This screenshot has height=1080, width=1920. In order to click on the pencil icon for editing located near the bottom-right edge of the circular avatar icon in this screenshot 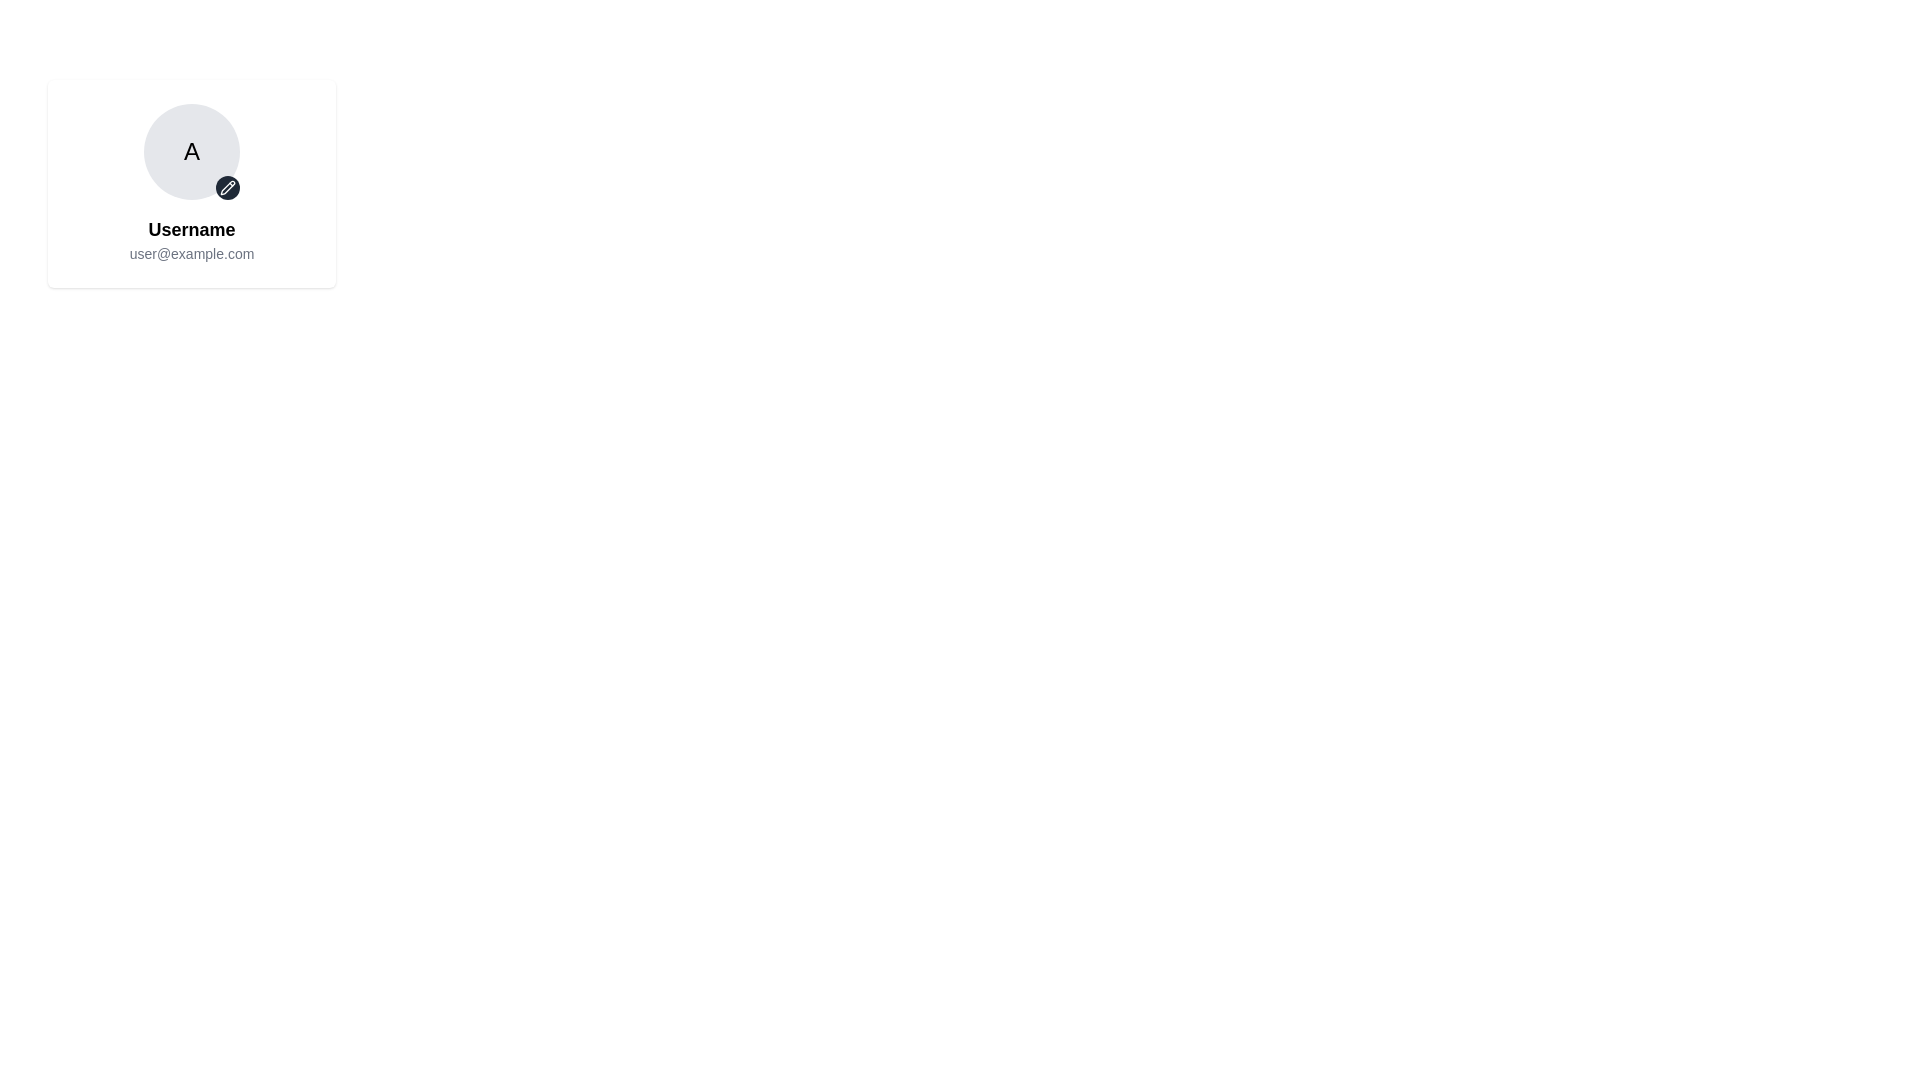, I will do `click(226, 186)`.